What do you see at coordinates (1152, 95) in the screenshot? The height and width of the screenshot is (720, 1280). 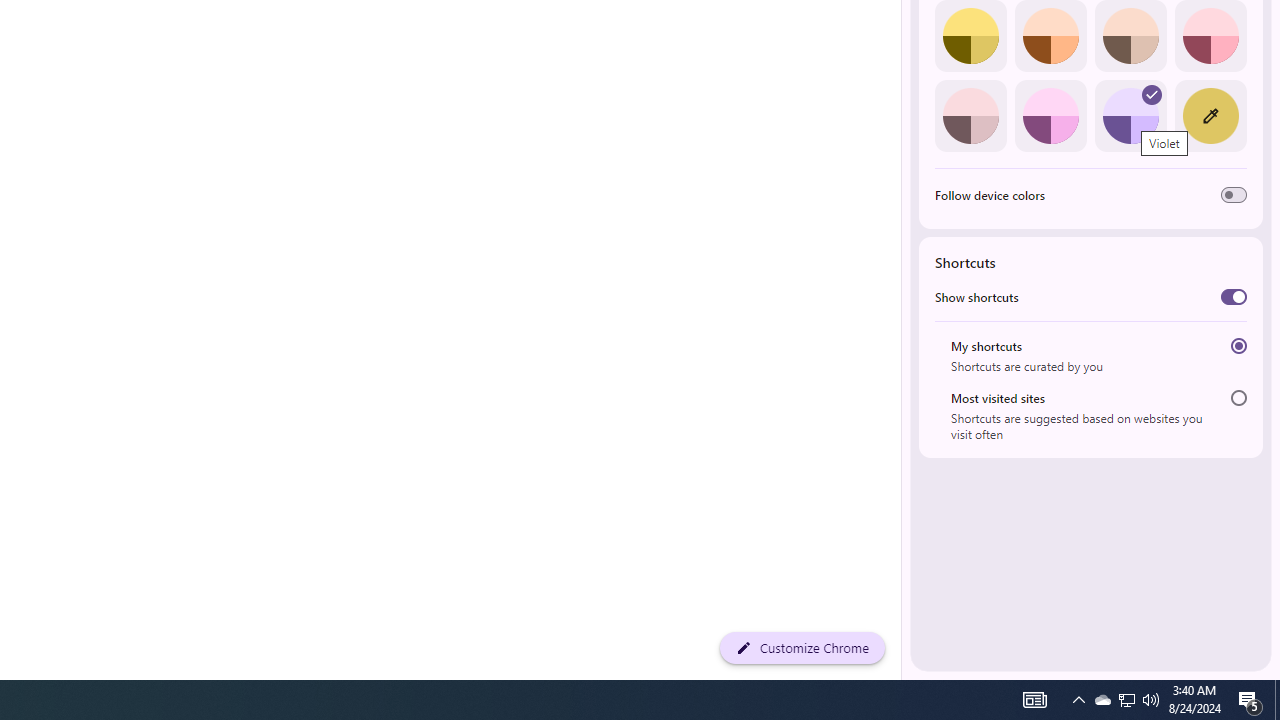 I see `'AutomationID: svg'` at bounding box center [1152, 95].